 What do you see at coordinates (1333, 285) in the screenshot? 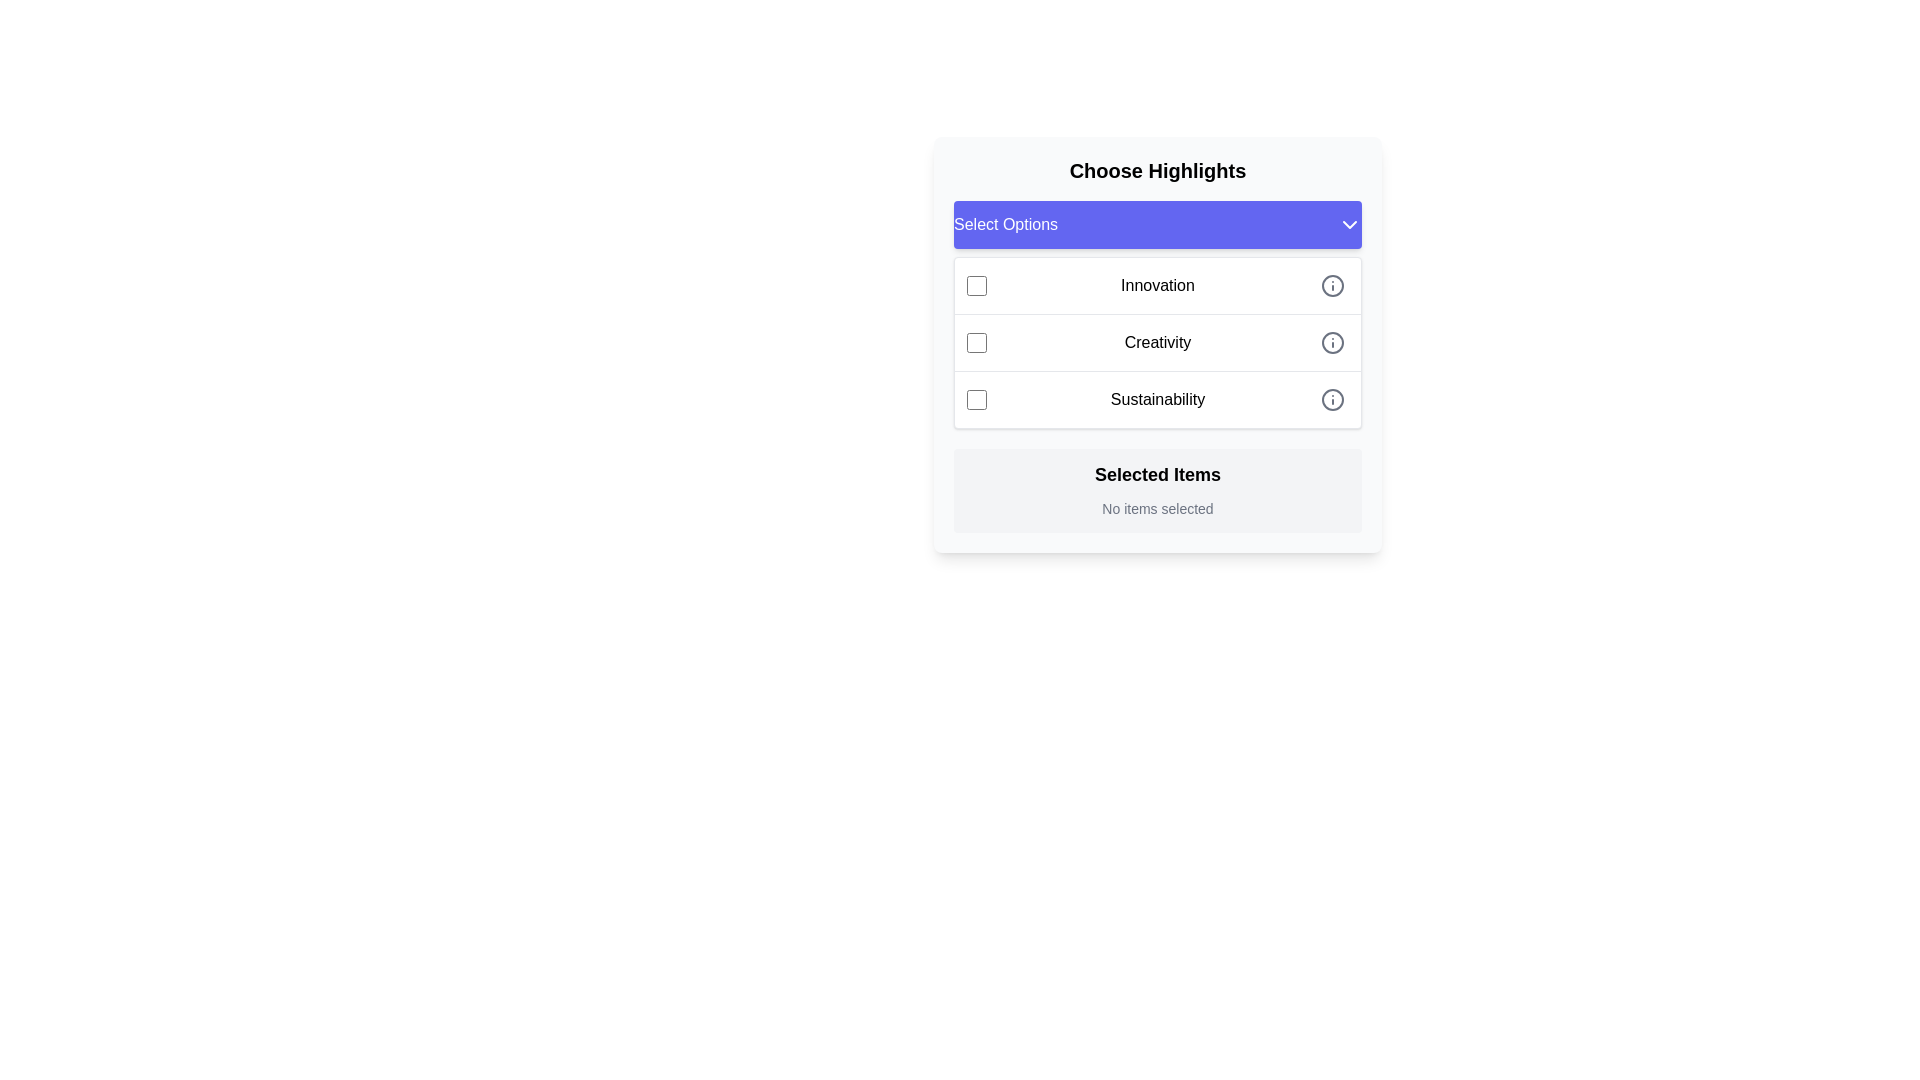
I see `the circular SVG graphic located to the right of the 'Innovation' text in the second row under the 'Choose Highlights' section` at bounding box center [1333, 285].